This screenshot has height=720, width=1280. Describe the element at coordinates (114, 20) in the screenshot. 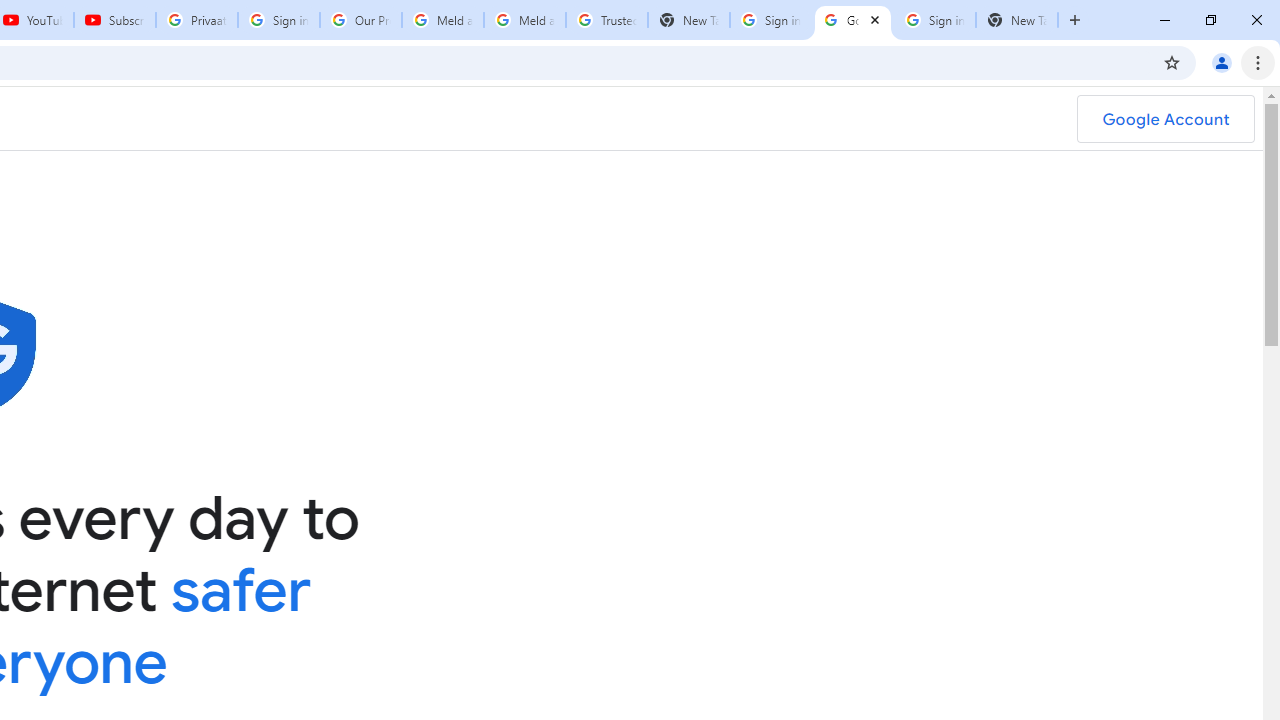

I see `'Subscriptions - YouTube'` at that location.